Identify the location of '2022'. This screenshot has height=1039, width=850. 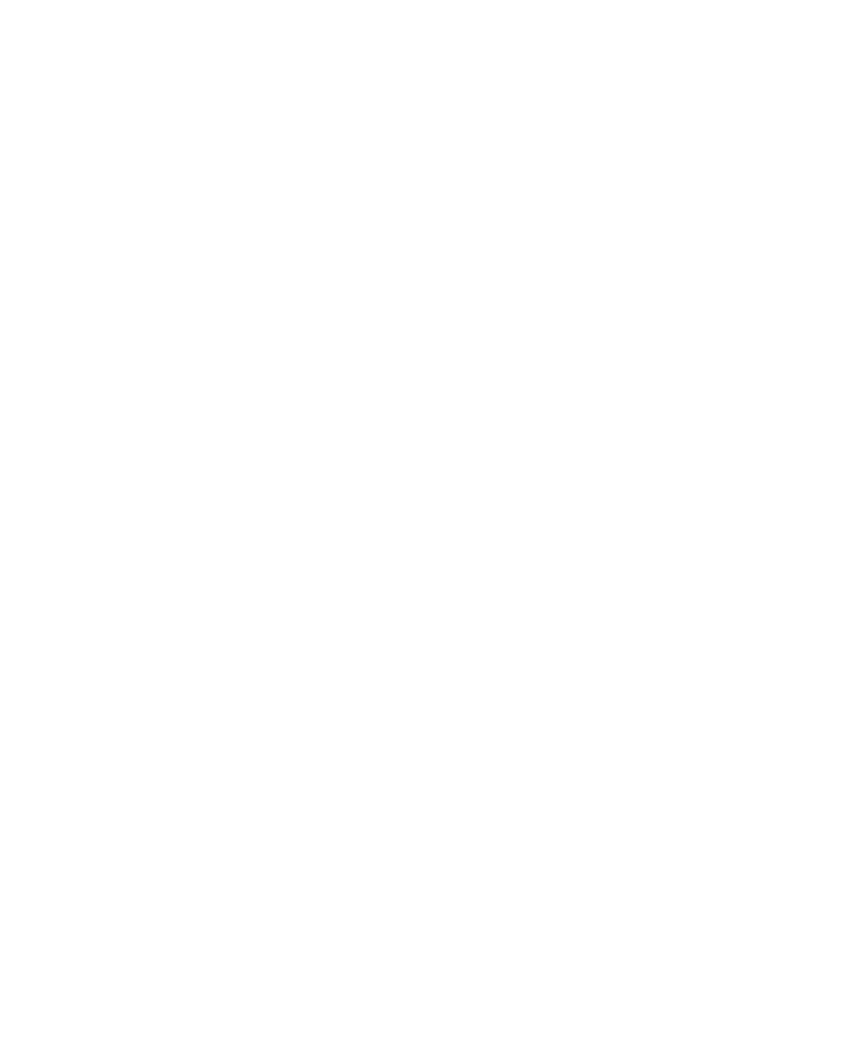
(110, 414).